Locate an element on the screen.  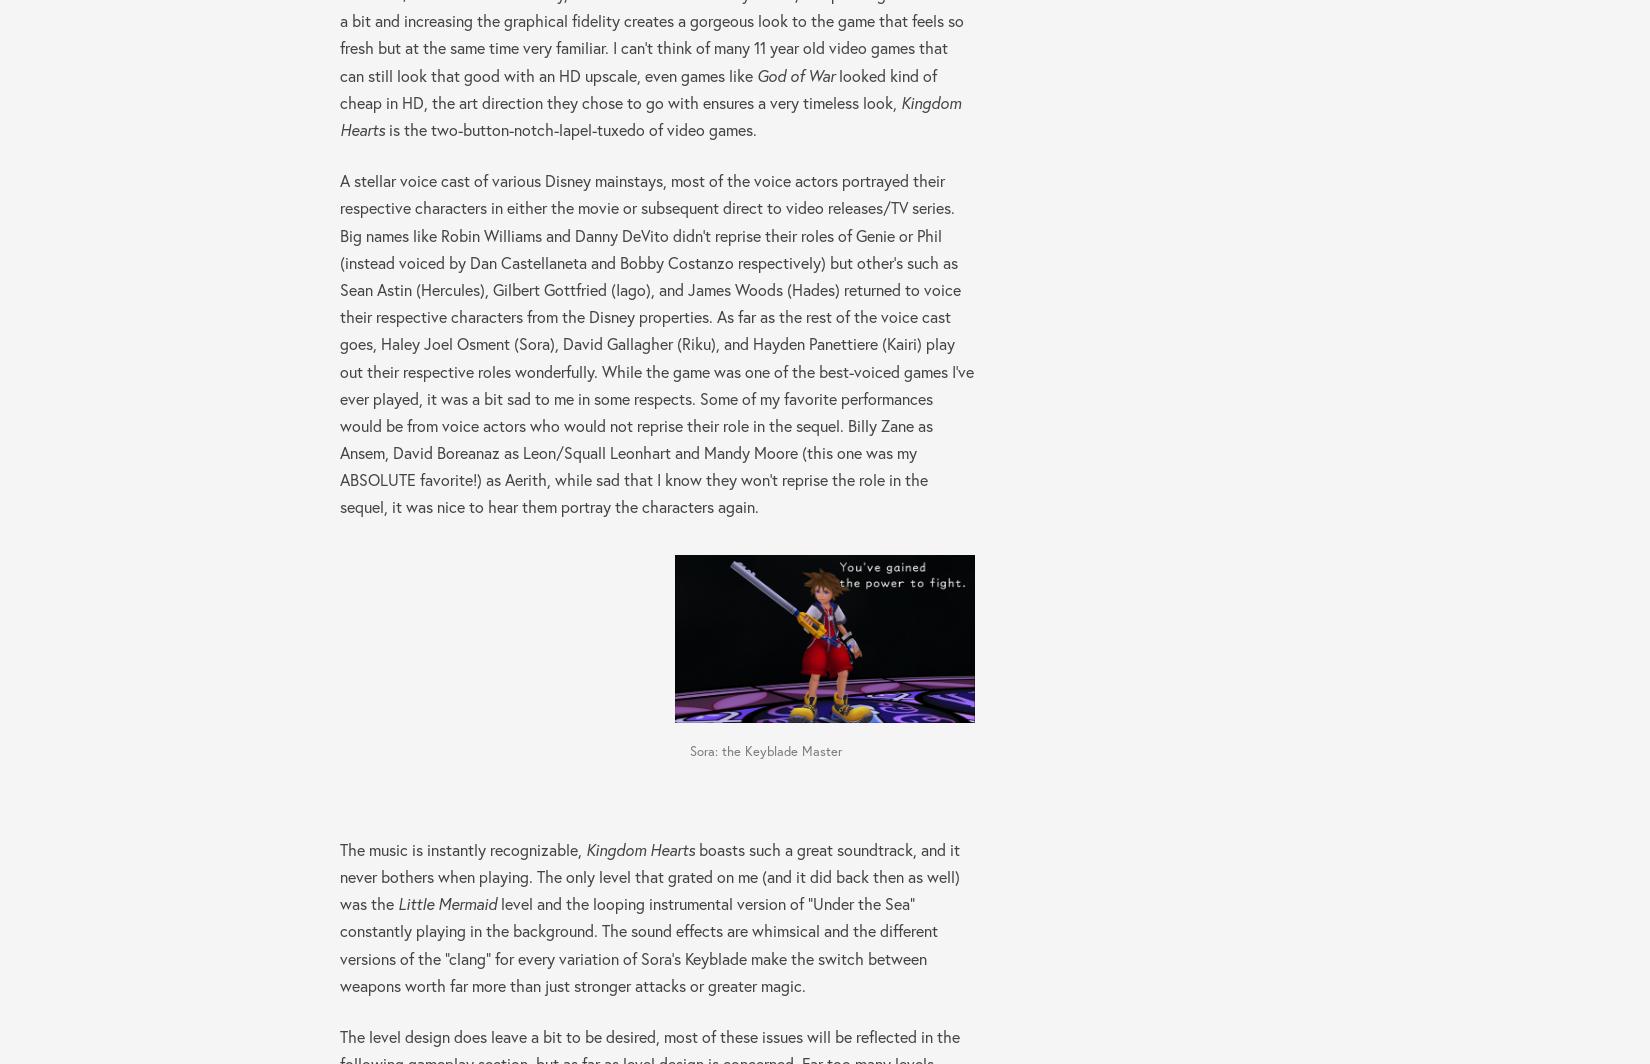
'Sora: the Keyblade Master' is located at coordinates (763, 751).